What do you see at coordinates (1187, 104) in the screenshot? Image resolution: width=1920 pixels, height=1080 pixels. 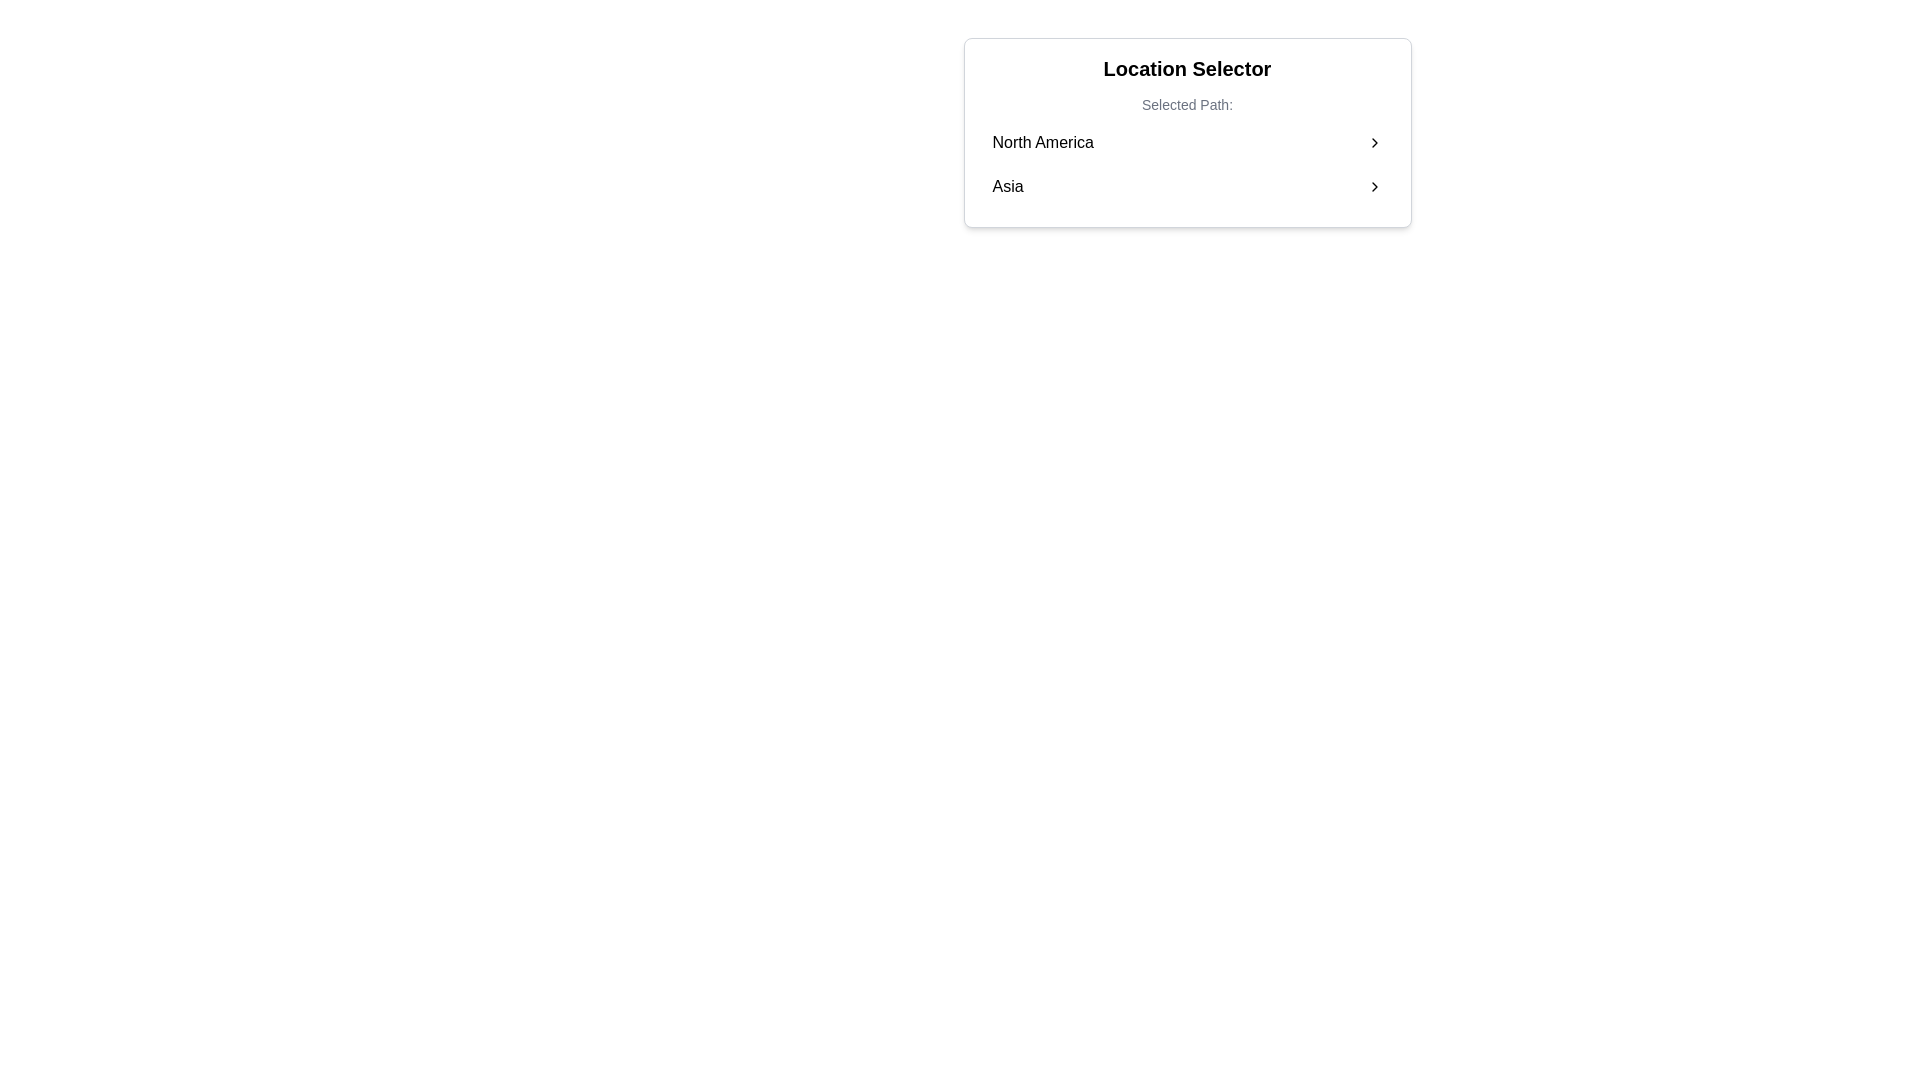 I see `the text label that provides a title or description for the options in the 'Location Selector' section, positioned below the header and above the options 'North America' and 'Asia'` at bounding box center [1187, 104].